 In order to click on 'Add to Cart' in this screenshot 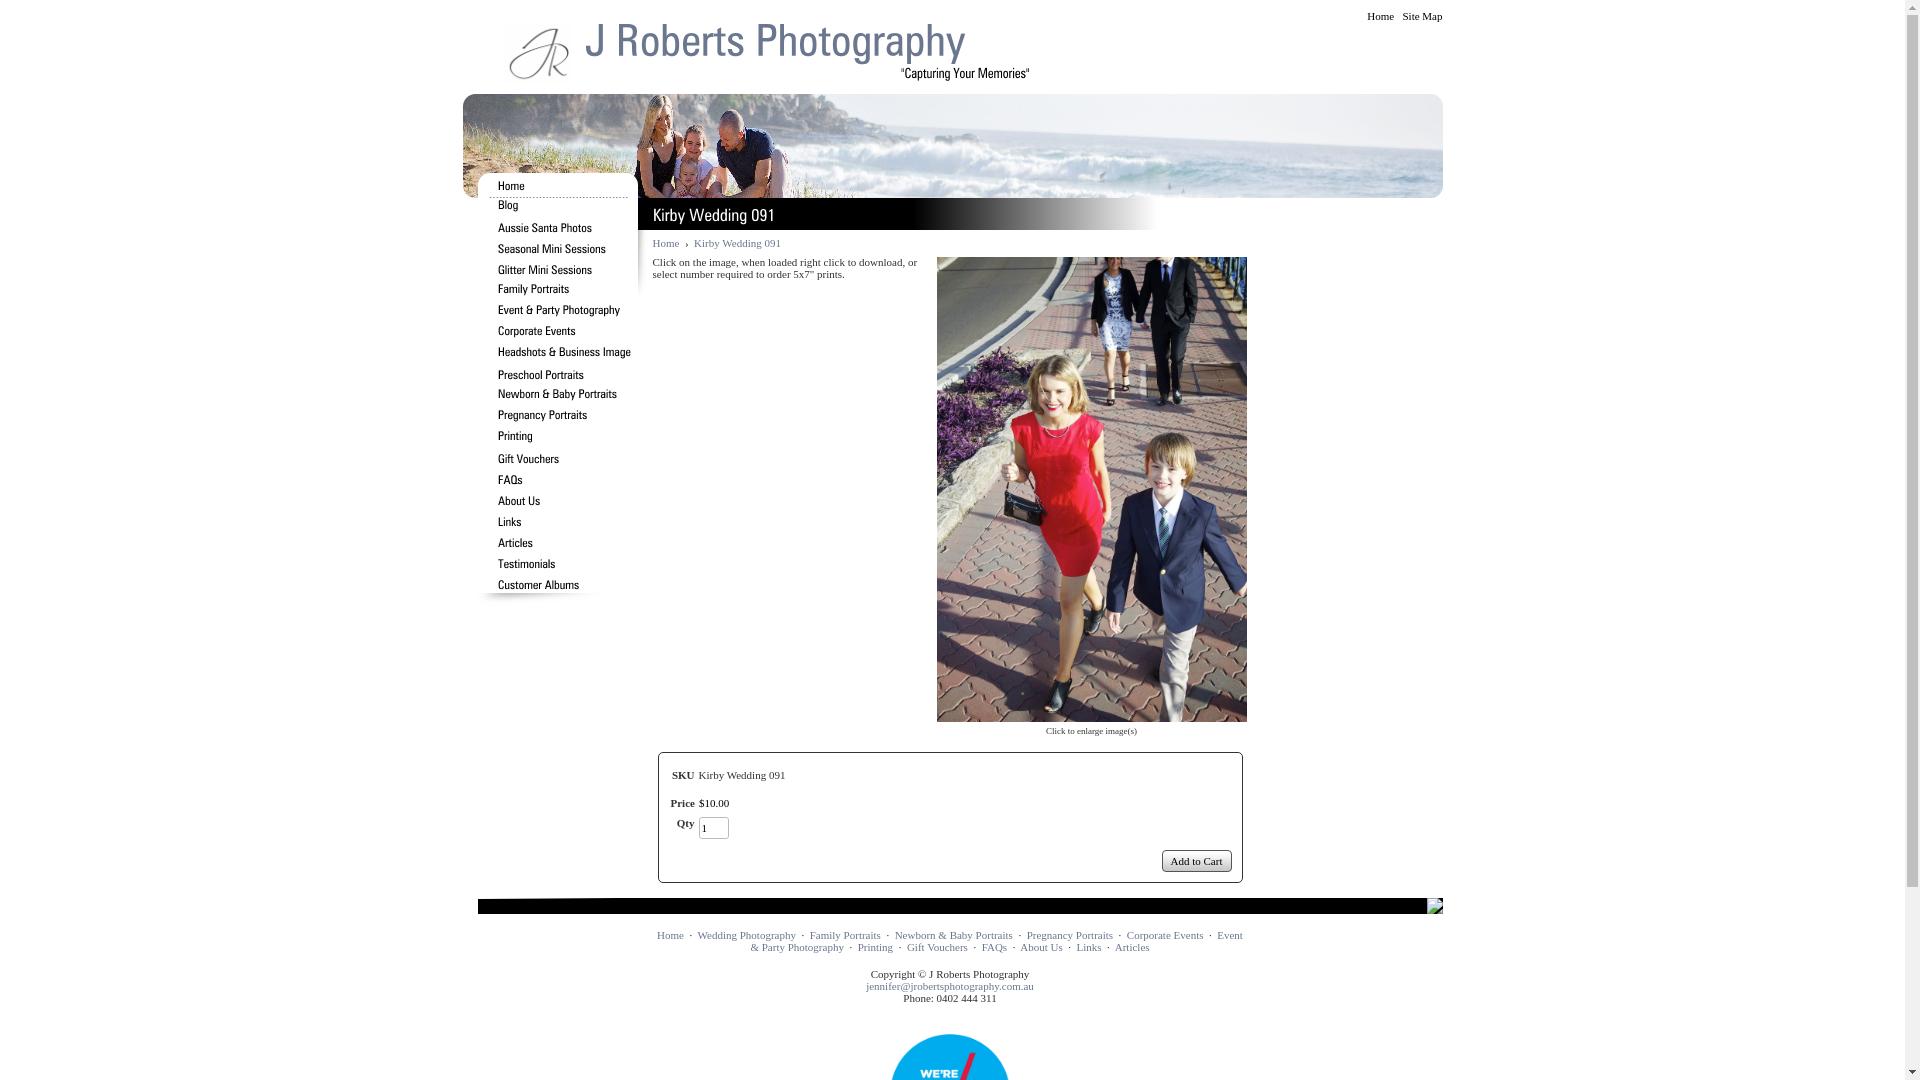, I will do `click(1196, 859)`.